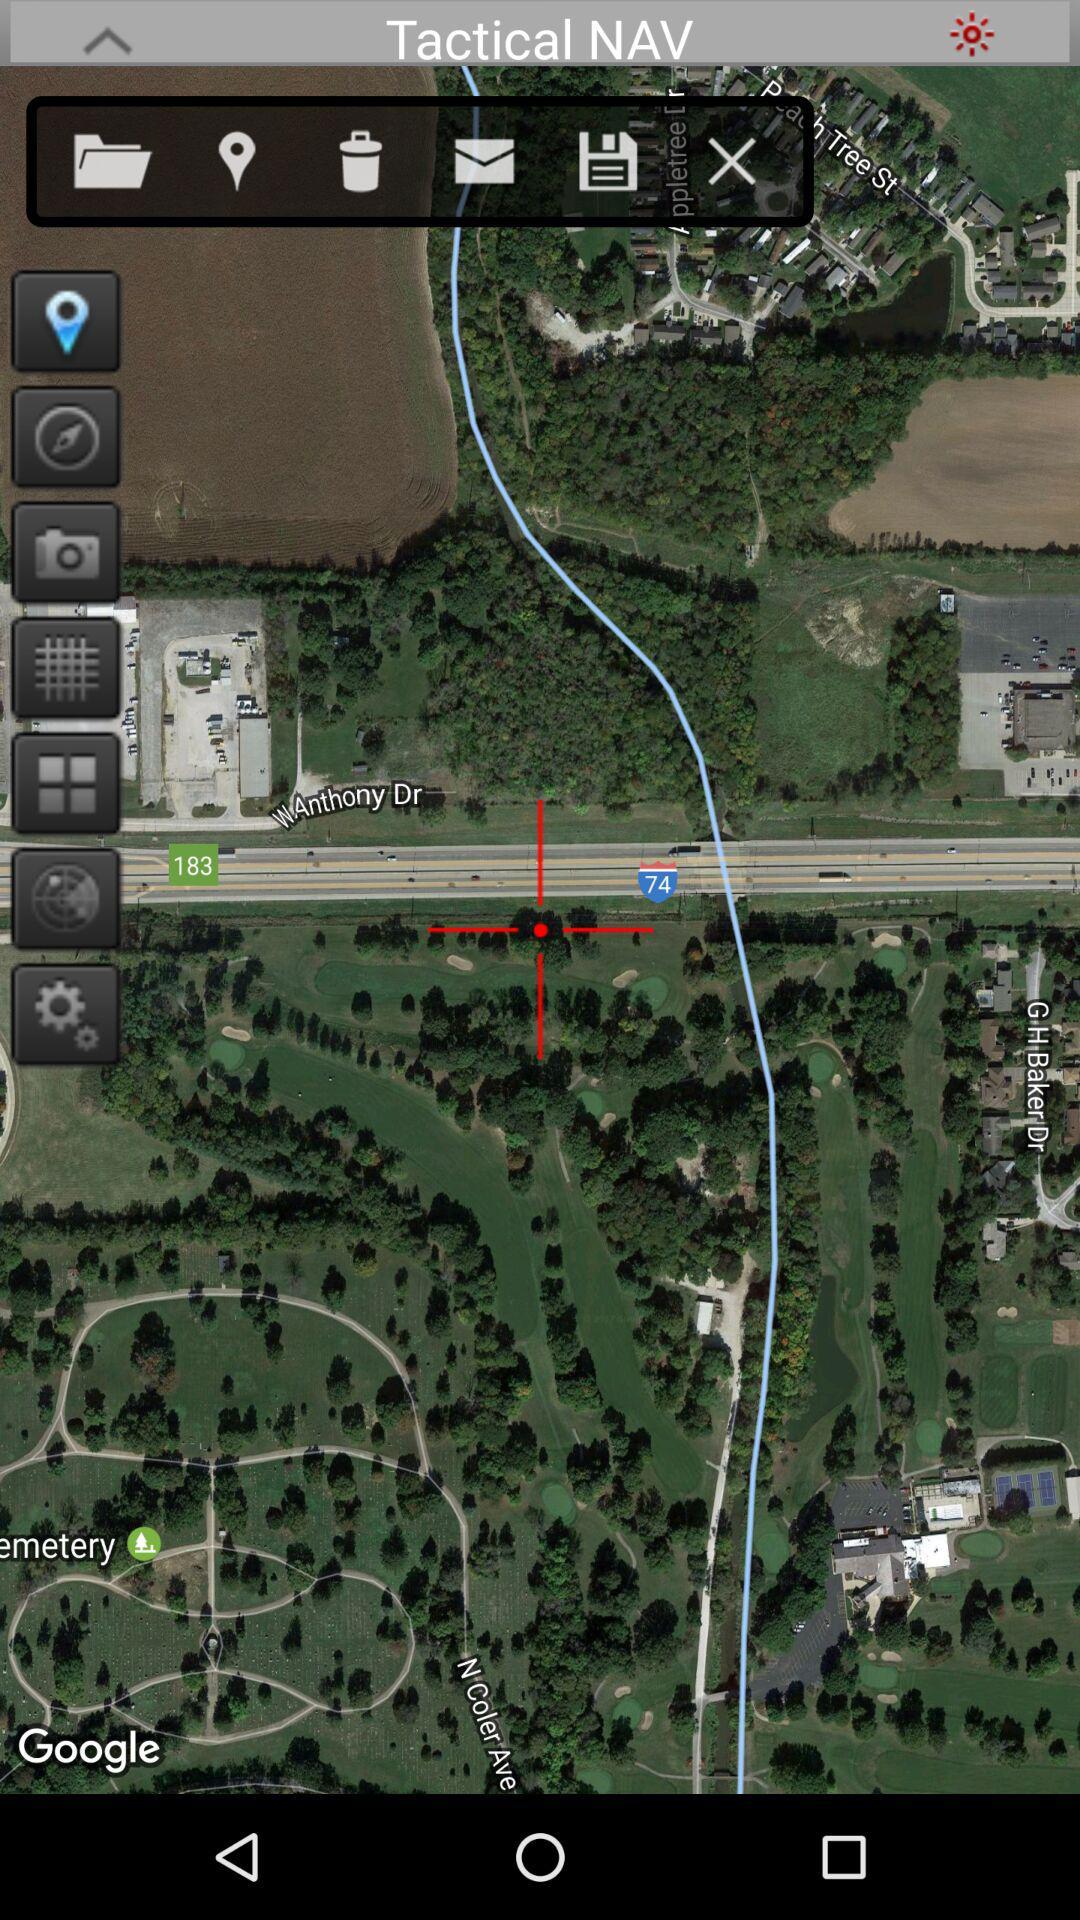 Image resolution: width=1080 pixels, height=1920 pixels. What do you see at coordinates (58, 897) in the screenshot?
I see `open radar` at bounding box center [58, 897].